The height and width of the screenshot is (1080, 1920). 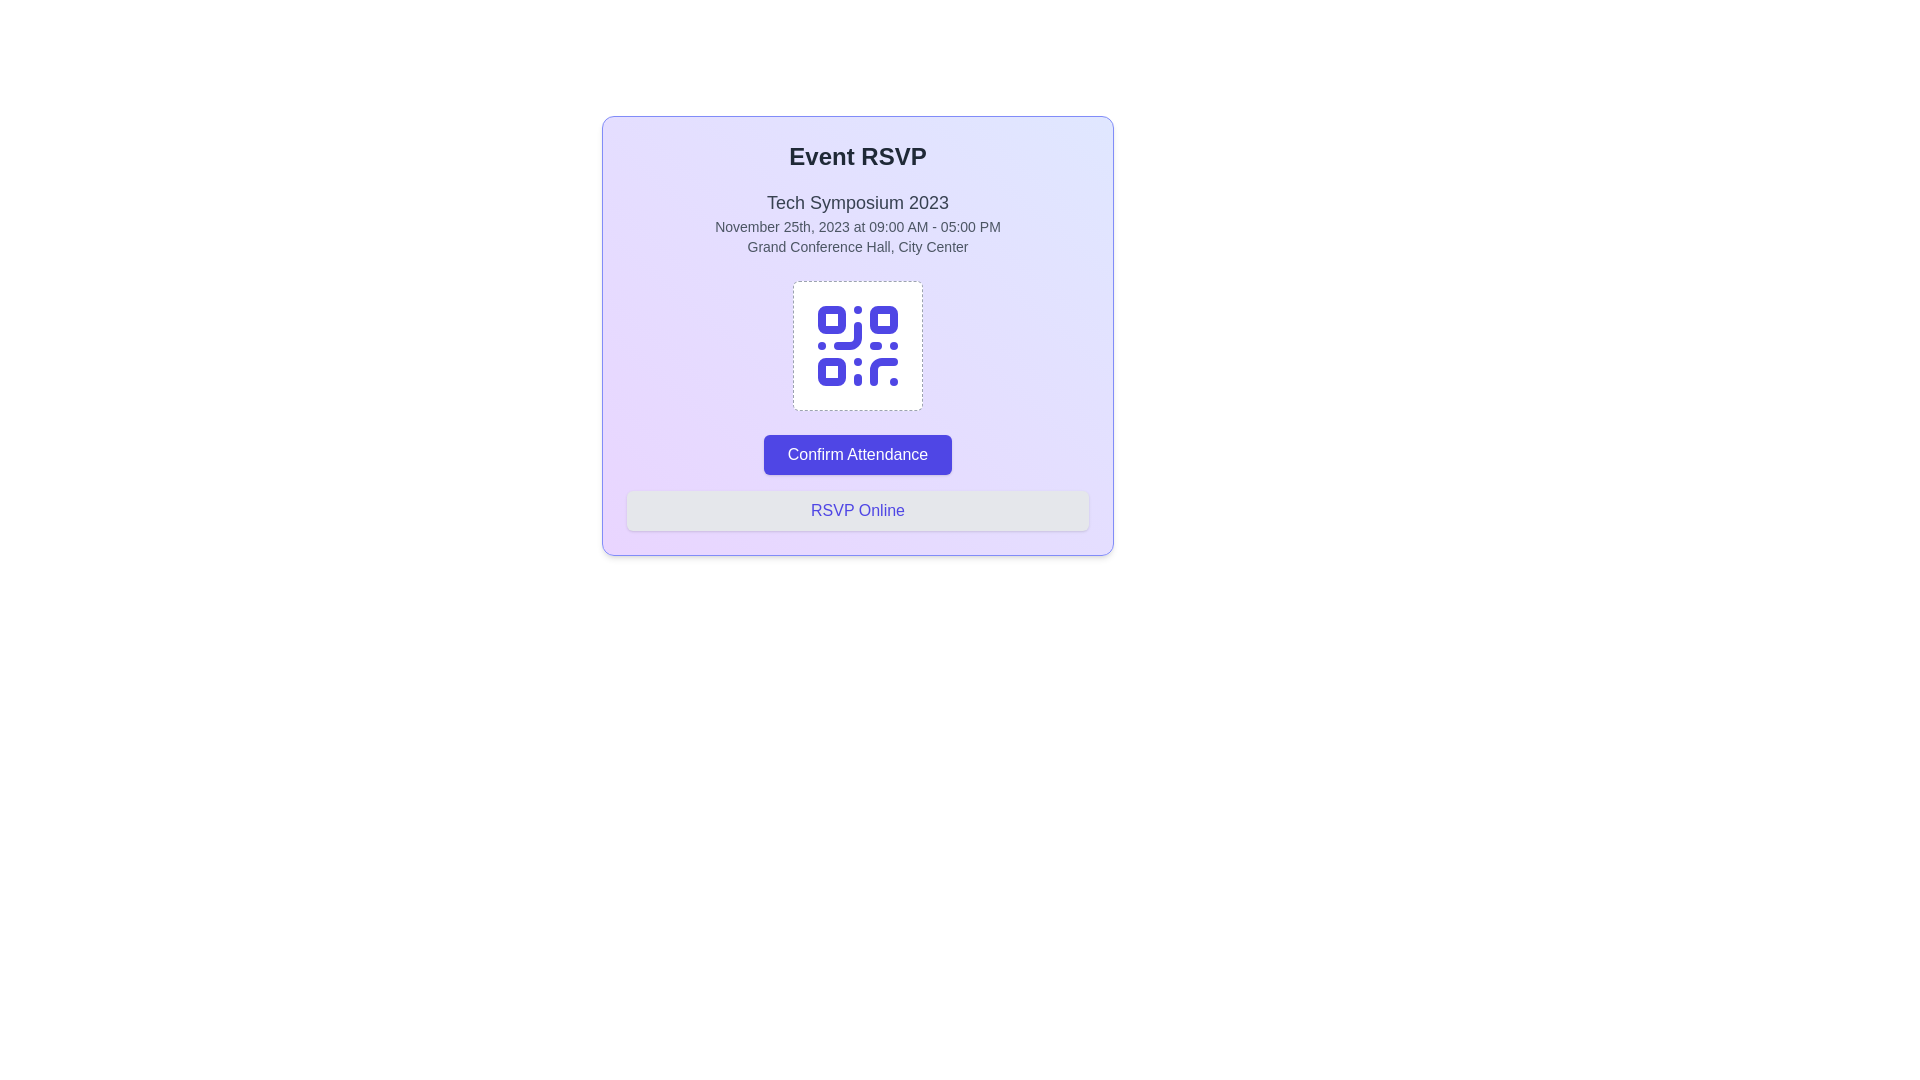 What do you see at coordinates (858, 455) in the screenshot?
I see `the button with the label 'Confirm Attendance' that has a vibrant indigo background and white text` at bounding box center [858, 455].